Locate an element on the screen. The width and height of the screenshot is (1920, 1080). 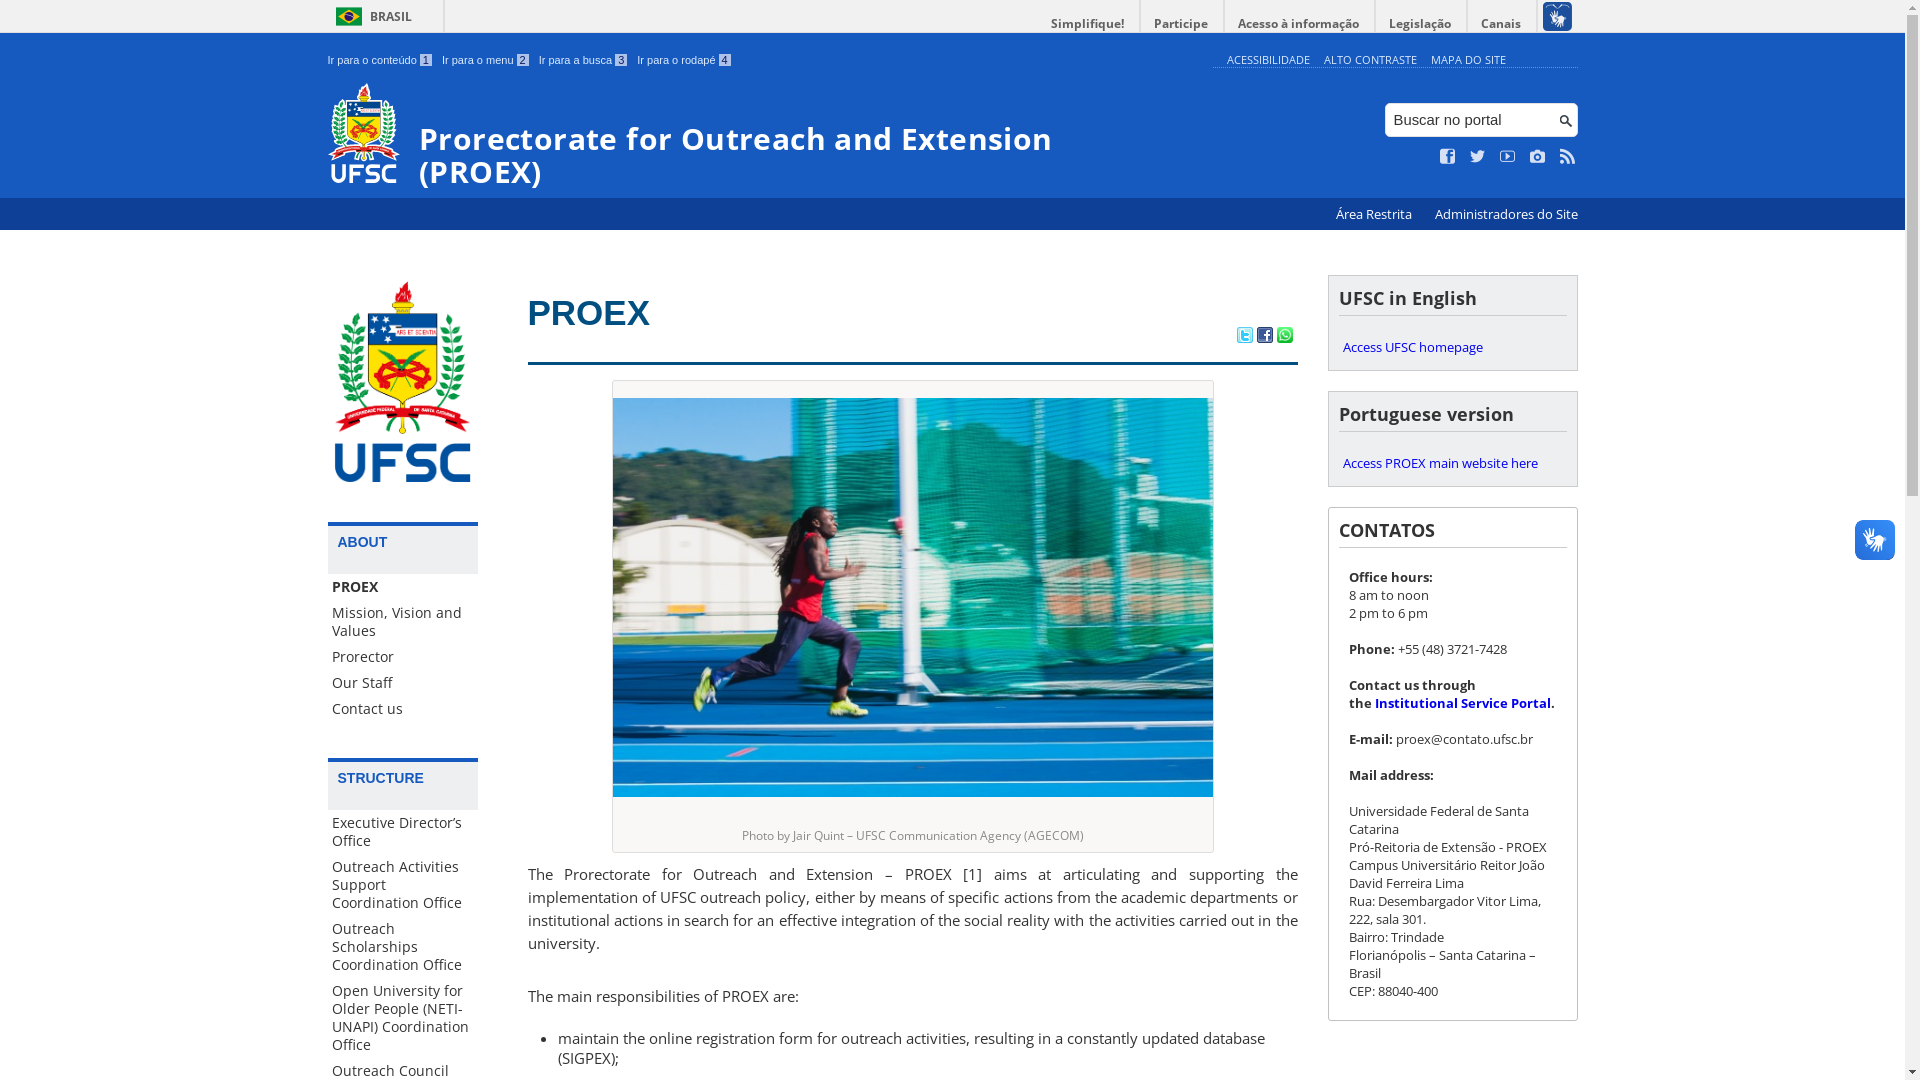
'Access PROEX main website here' is located at coordinates (1338, 462).